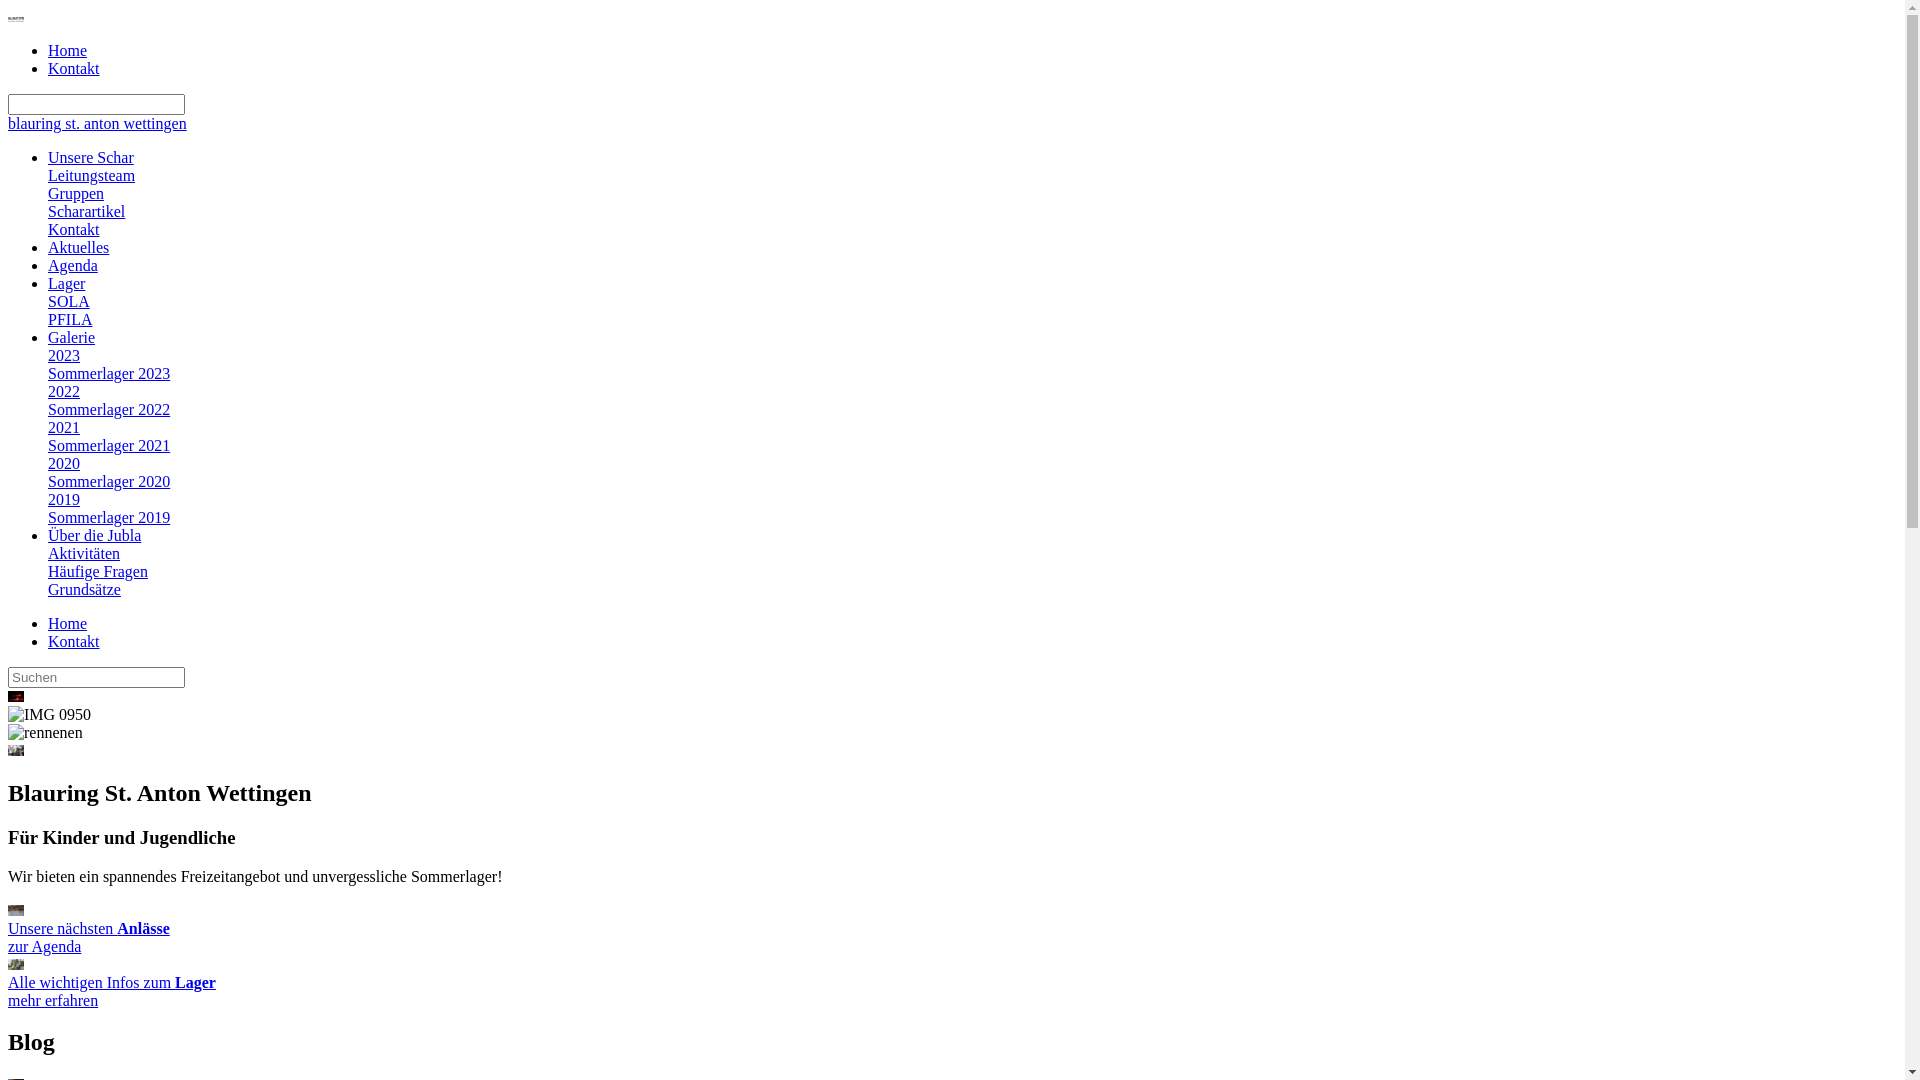 The image size is (1920, 1080). Describe the element at coordinates (44, 945) in the screenshot. I see `'zur Agenda'` at that location.